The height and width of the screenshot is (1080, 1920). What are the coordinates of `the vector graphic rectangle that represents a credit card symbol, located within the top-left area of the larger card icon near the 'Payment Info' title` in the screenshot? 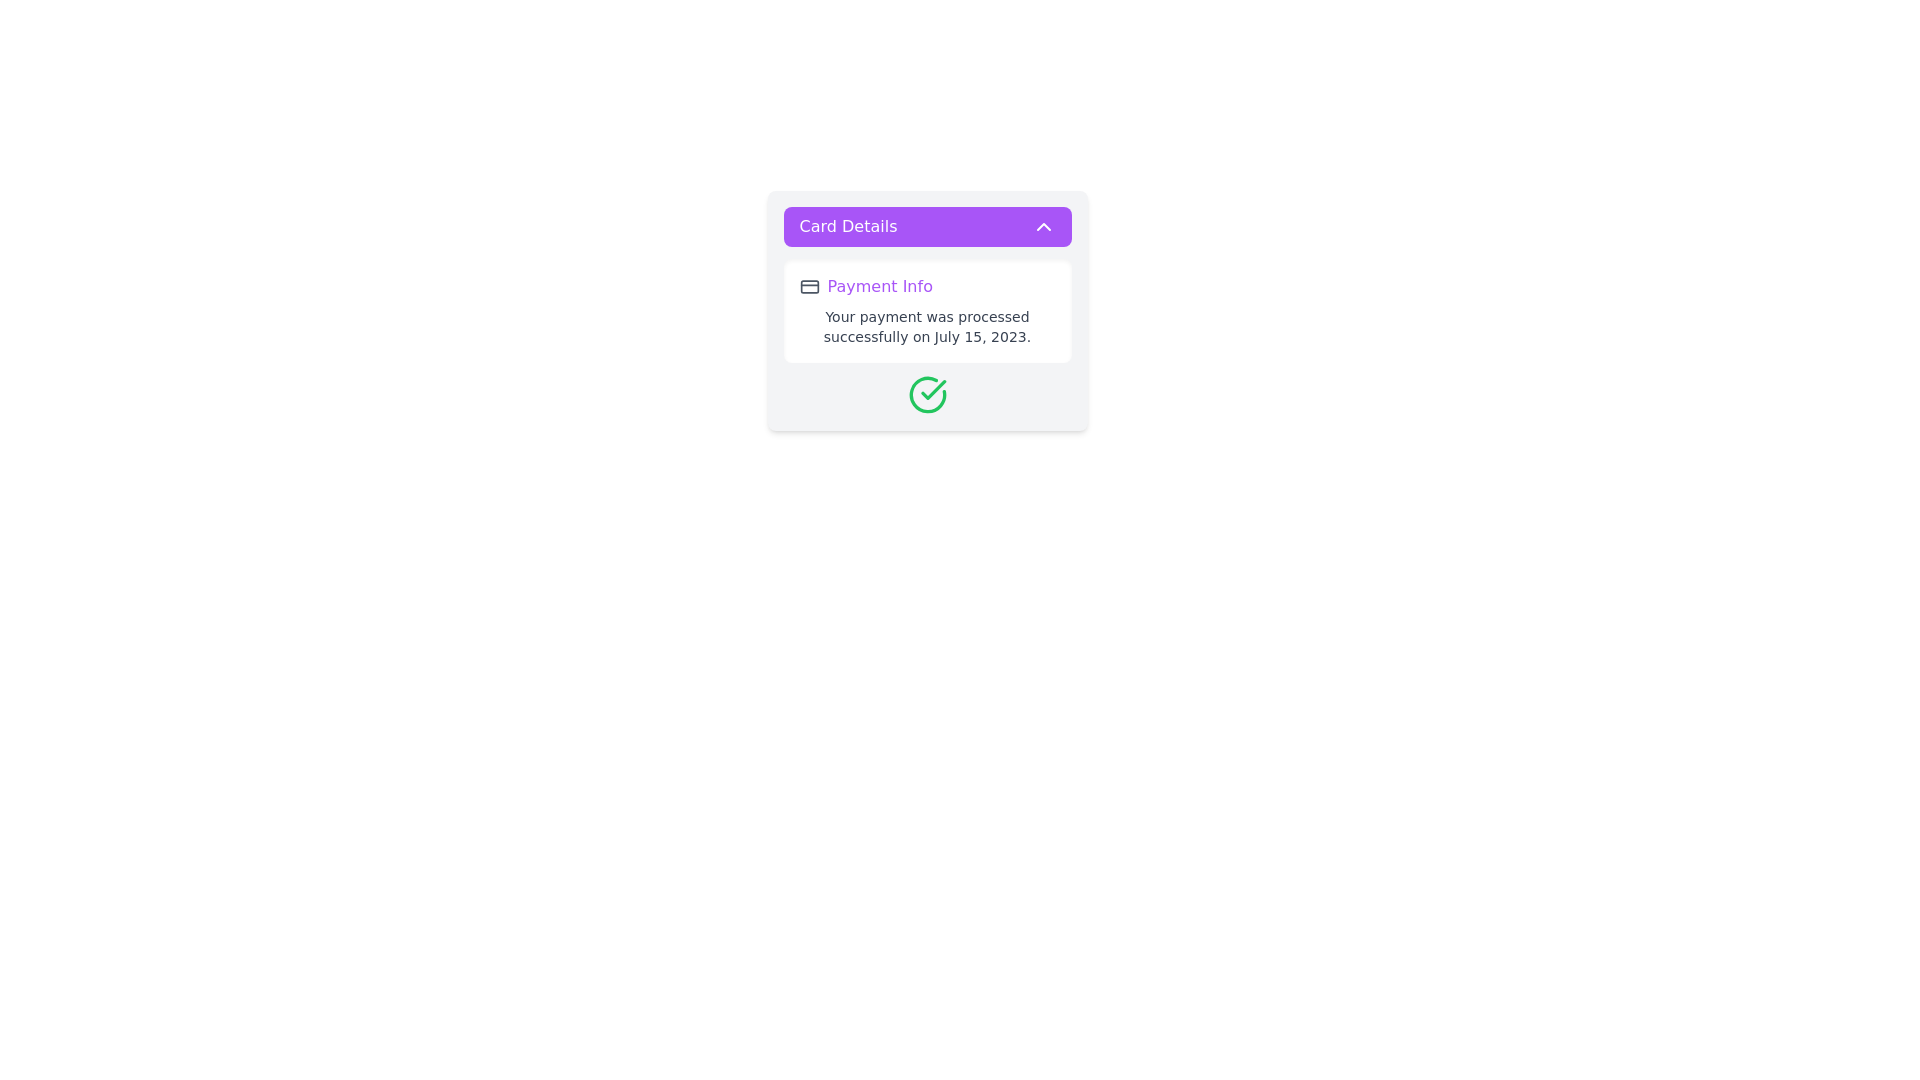 It's located at (809, 286).